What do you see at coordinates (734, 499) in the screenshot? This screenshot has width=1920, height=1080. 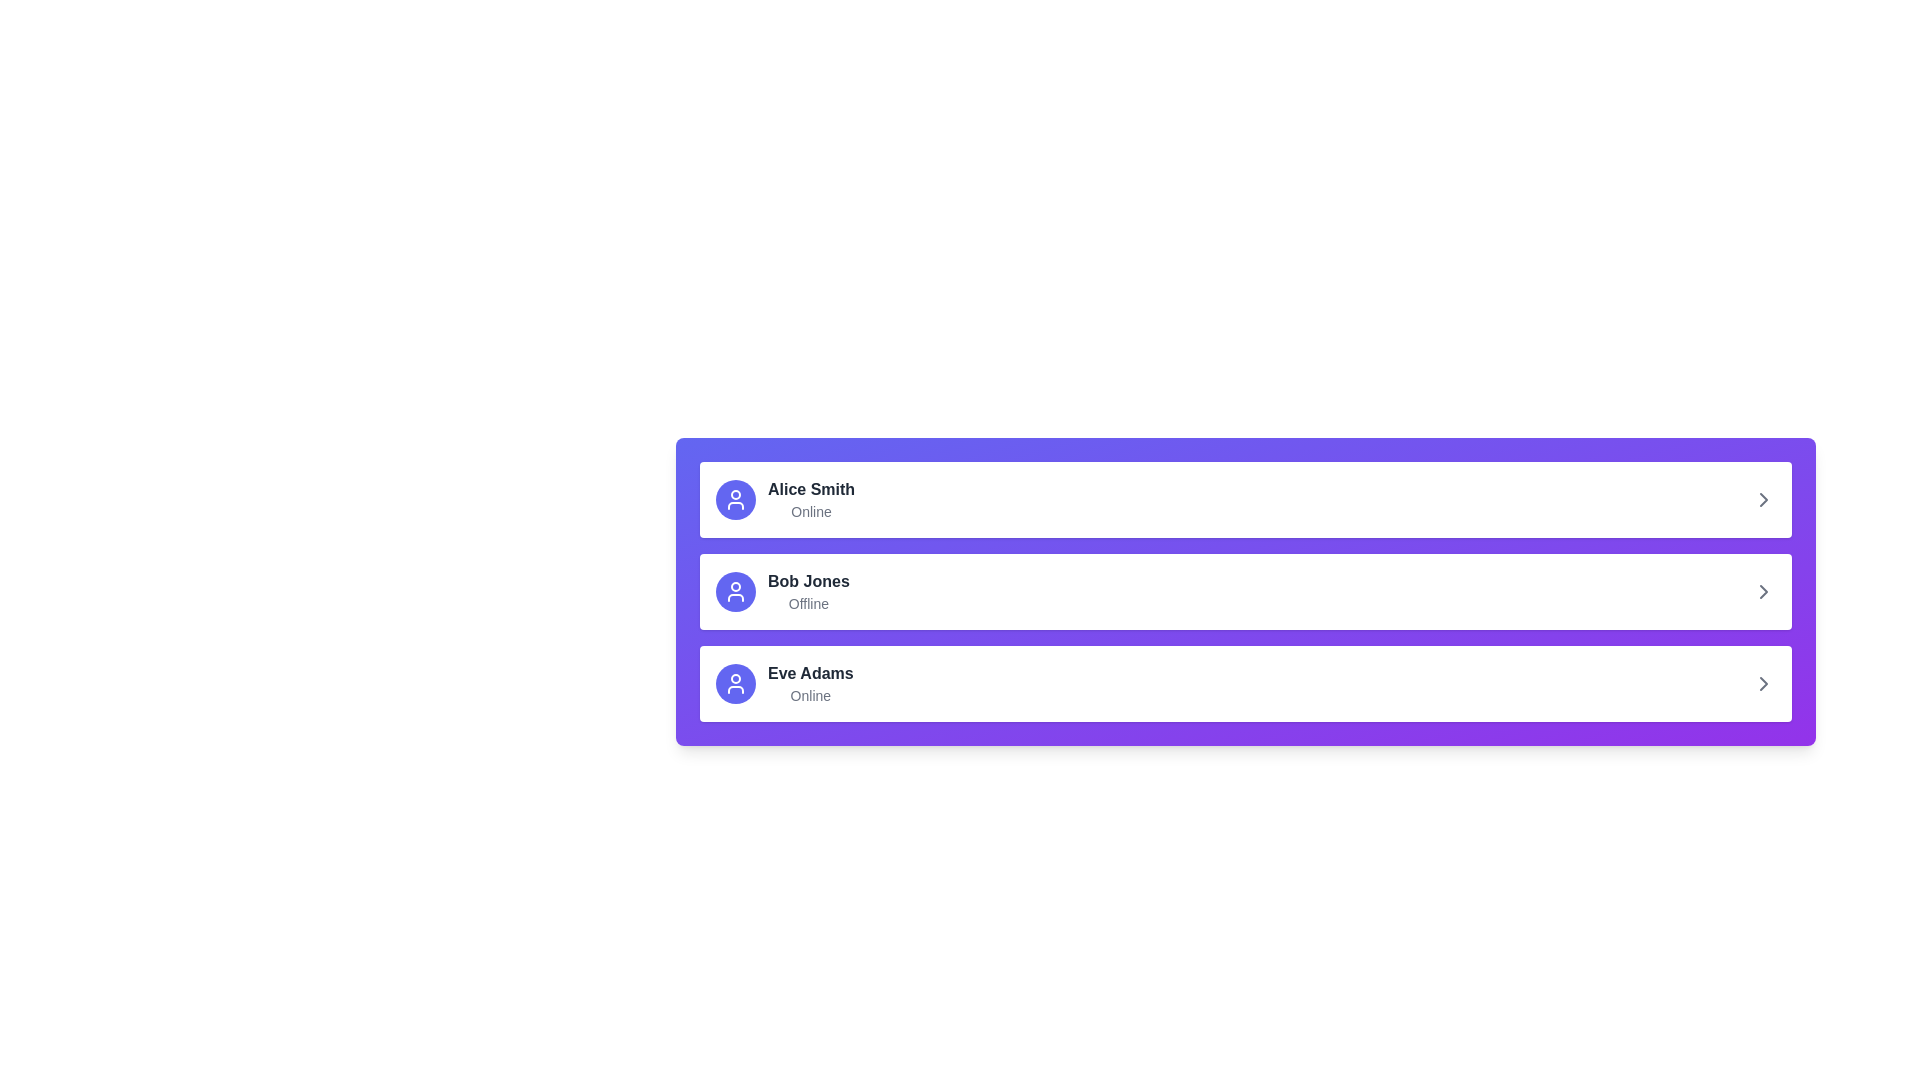 I see `on the circular profile icon with a blue background and white user figure outline, located` at bounding box center [734, 499].